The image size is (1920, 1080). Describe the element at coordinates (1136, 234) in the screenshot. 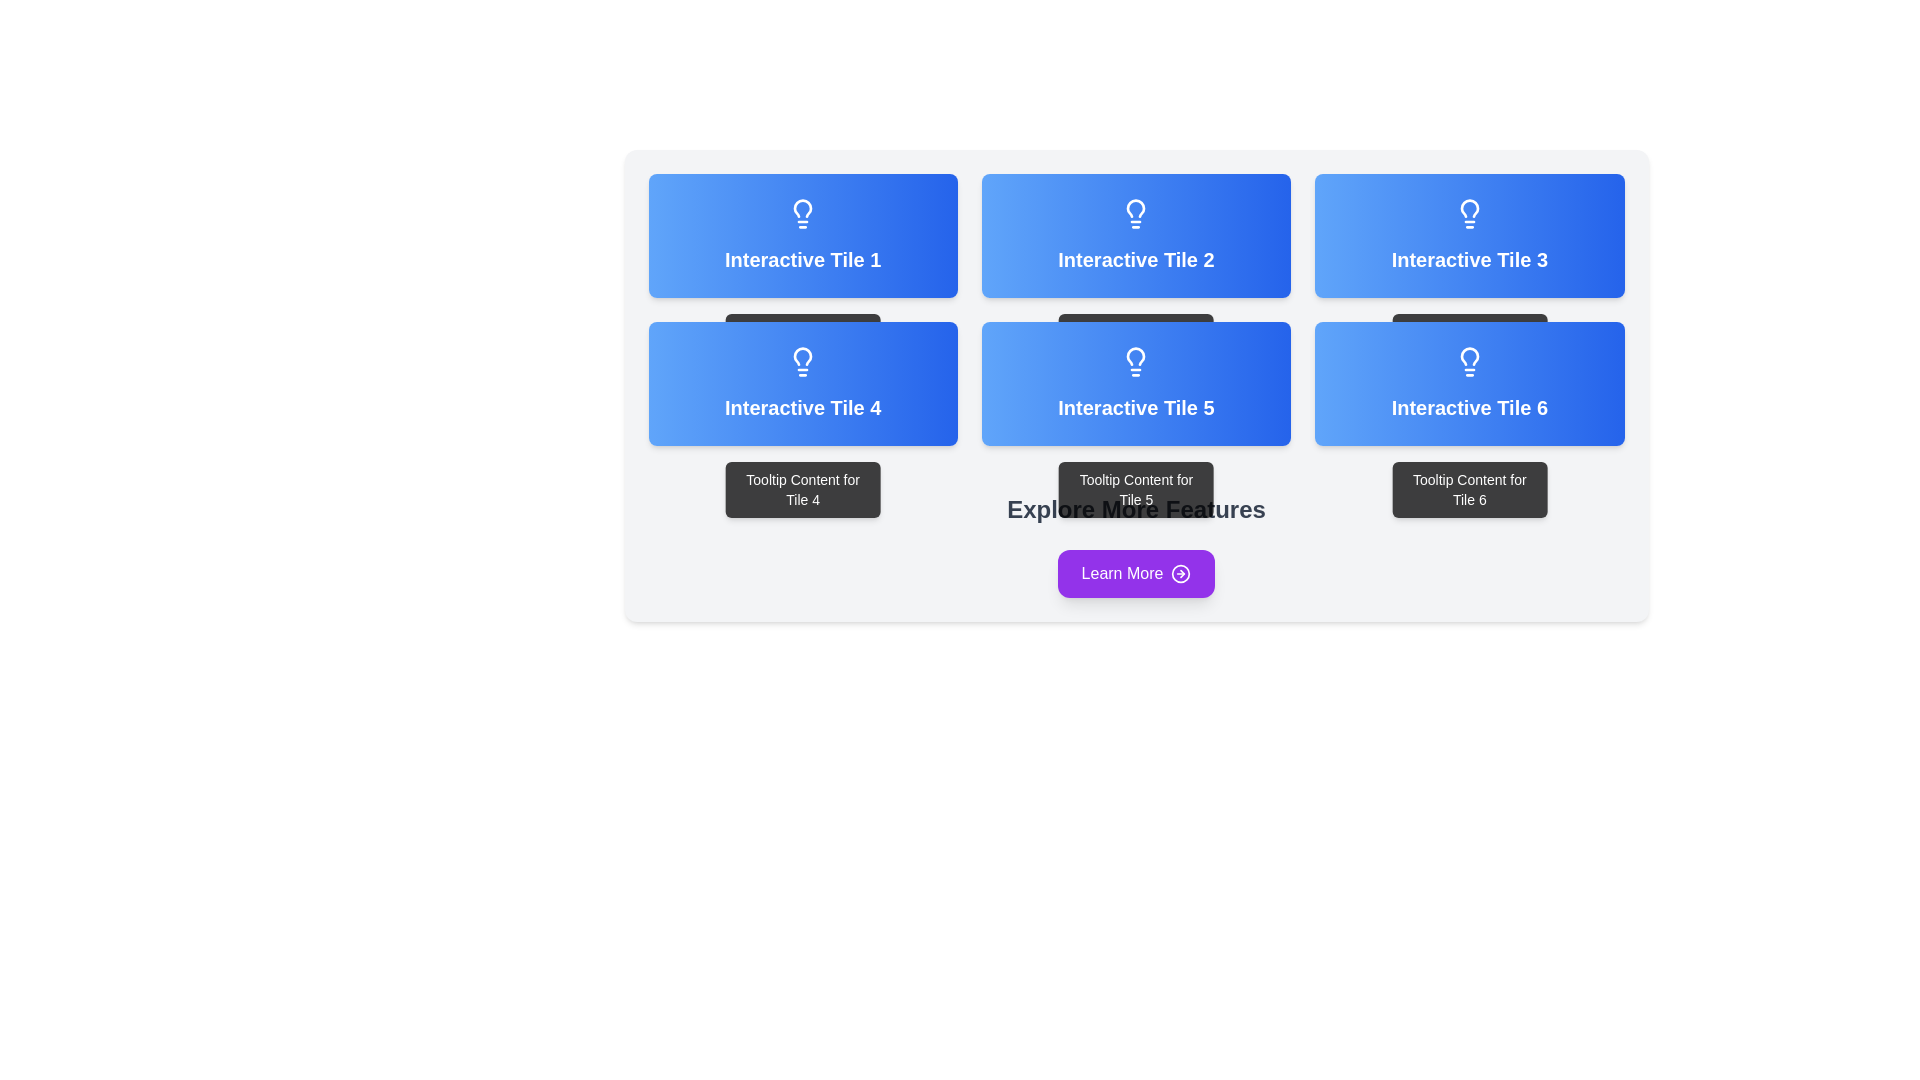

I see `the Interactive Tile 2 element, which is positioned in the upper row of a 3x2 tile grid, located between Interactive Tile 1 and Interactive Tile 3` at that location.